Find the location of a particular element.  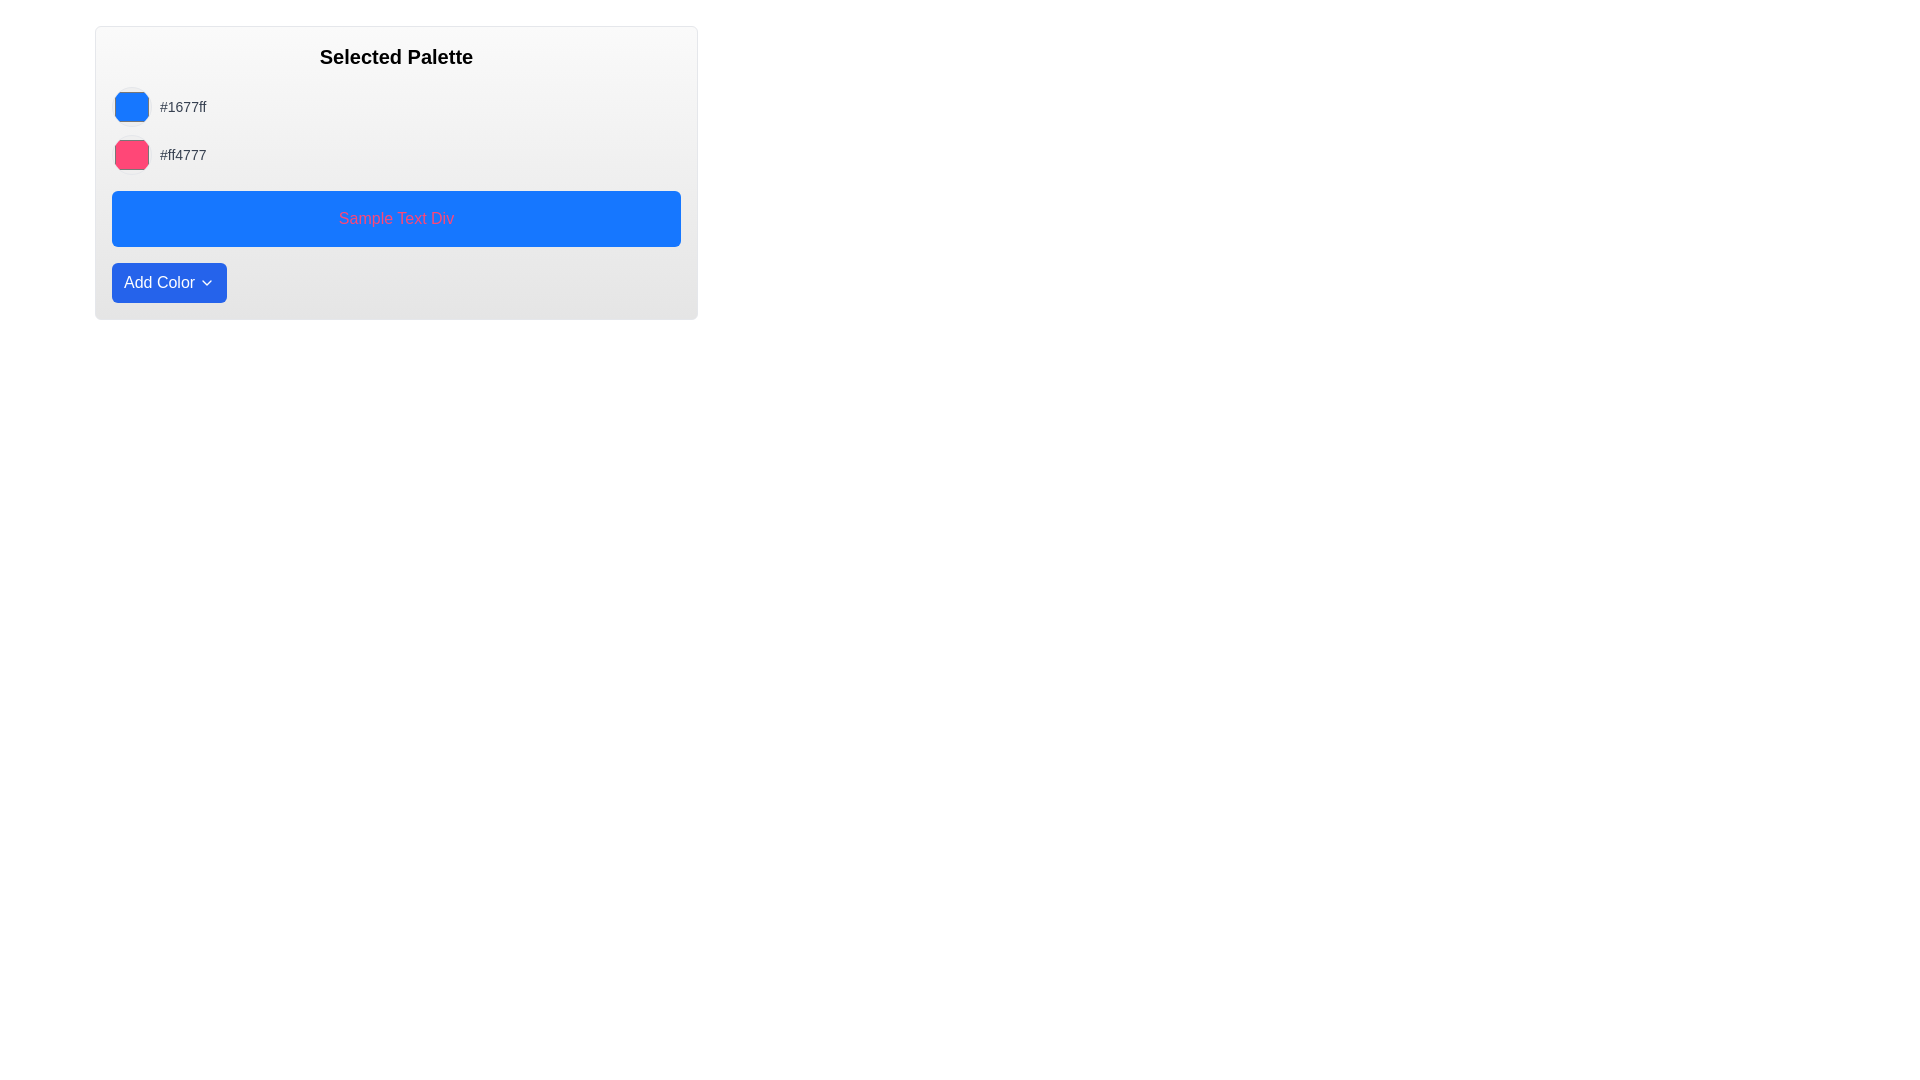

the Color Picker Swatch Button representing the color '#1677ff' is located at coordinates (131, 107).